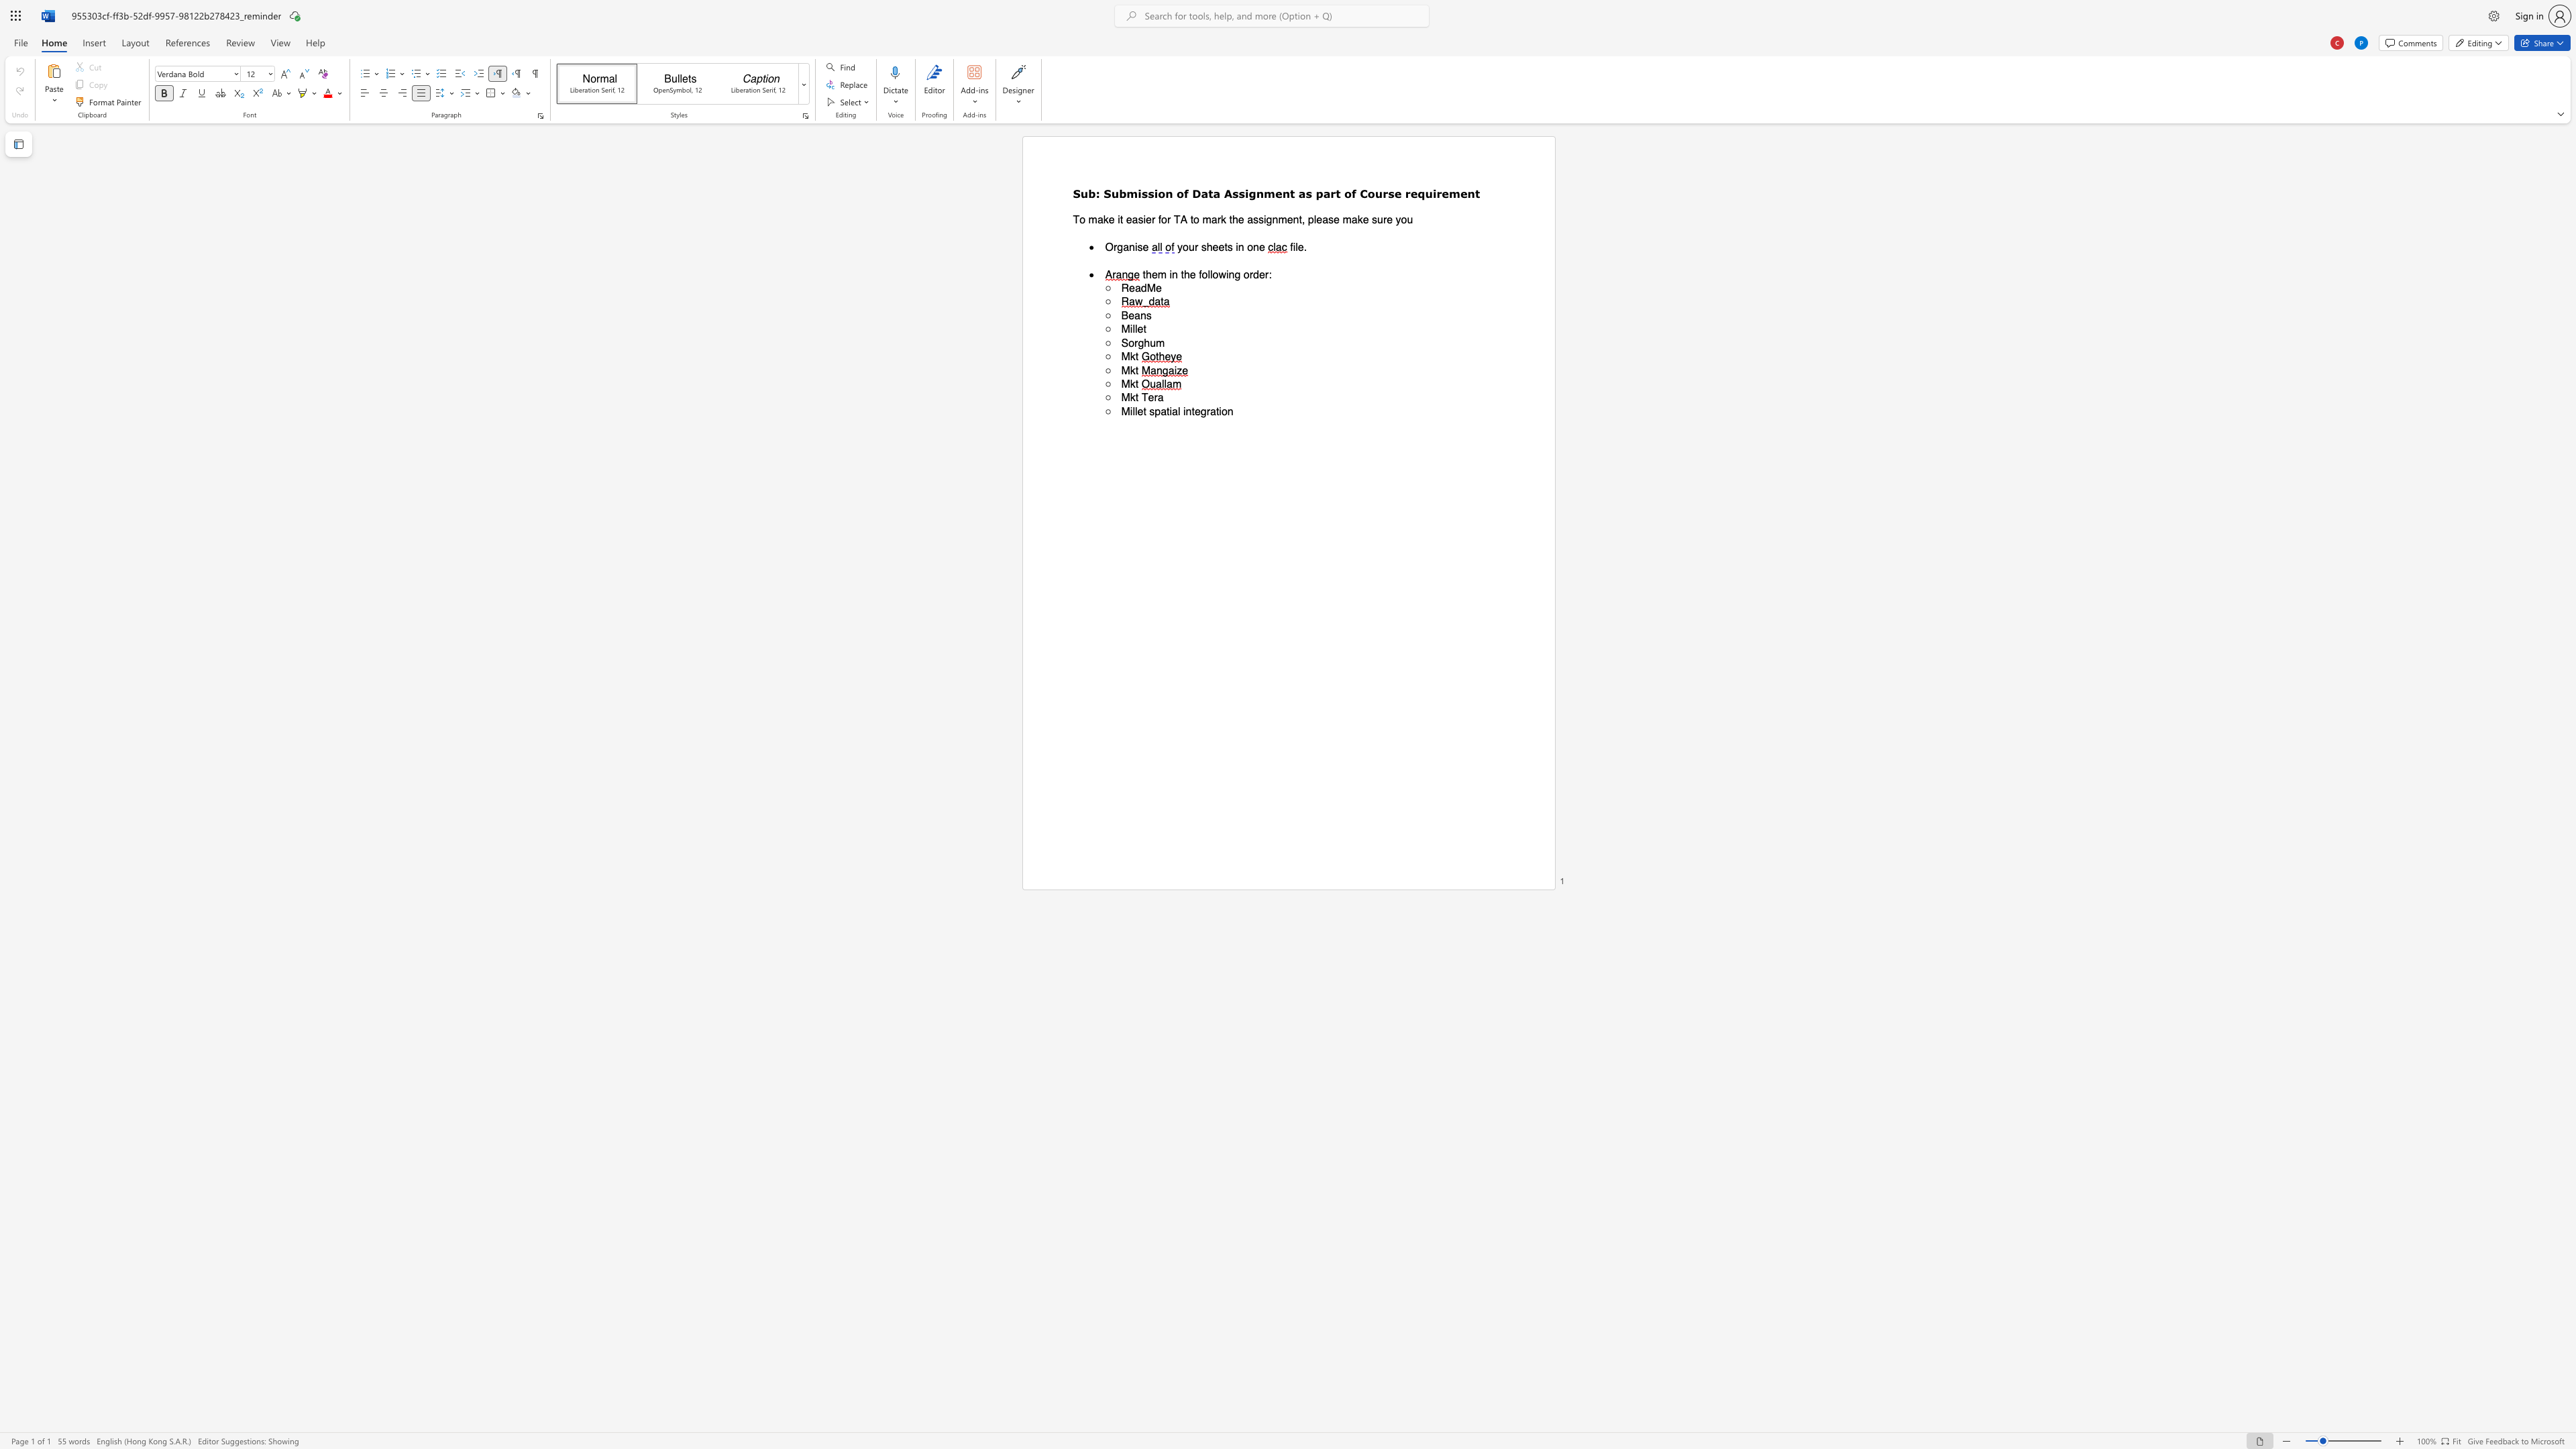 The image size is (2576, 1449). What do you see at coordinates (1215, 274) in the screenshot?
I see `the 2th character "o" in the text` at bounding box center [1215, 274].